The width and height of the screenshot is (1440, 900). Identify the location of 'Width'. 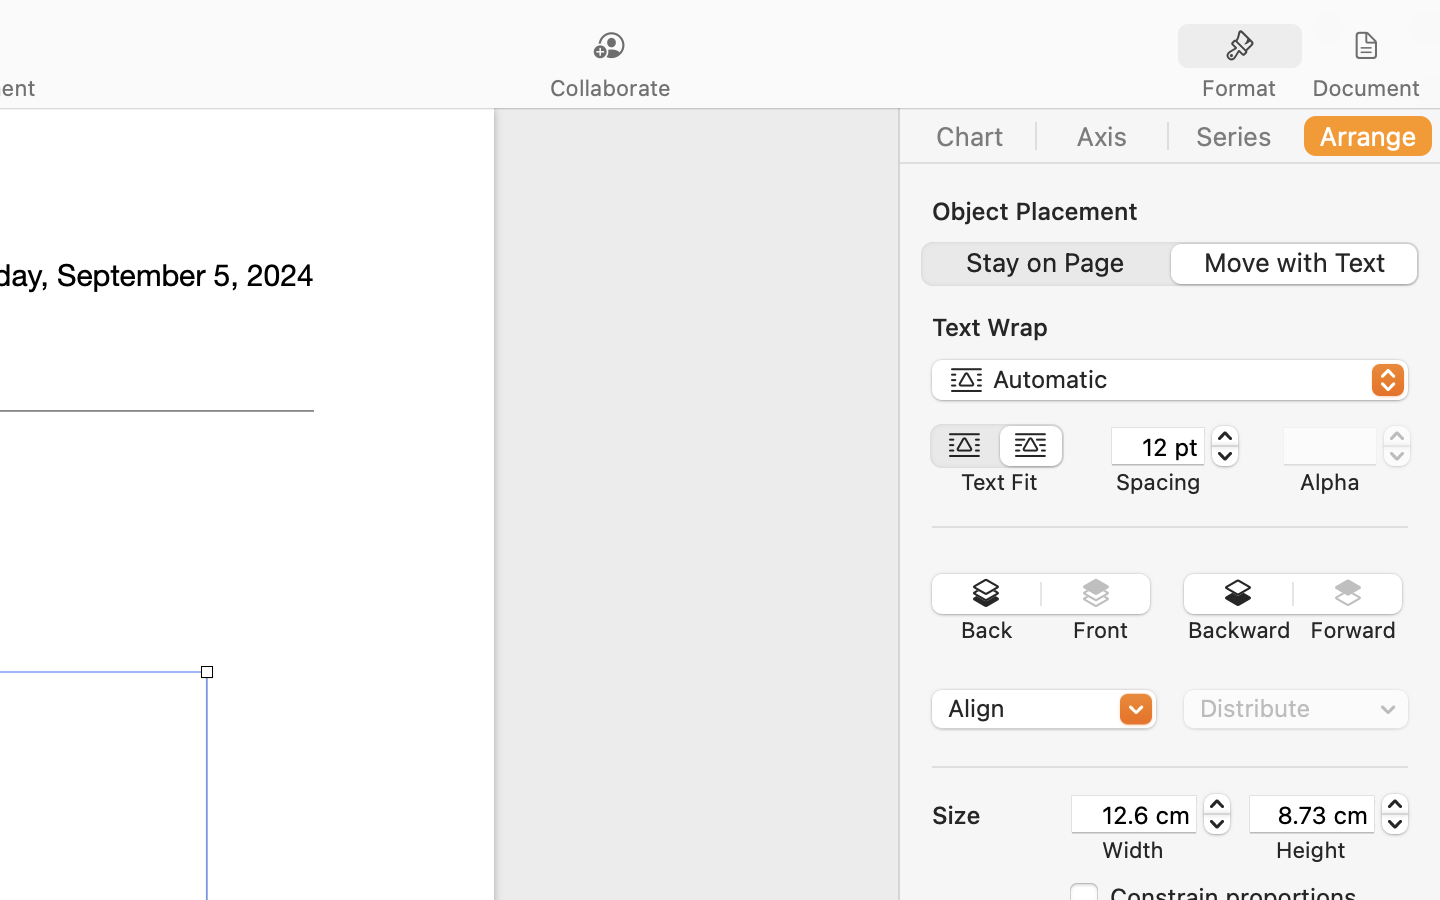
(1131, 849).